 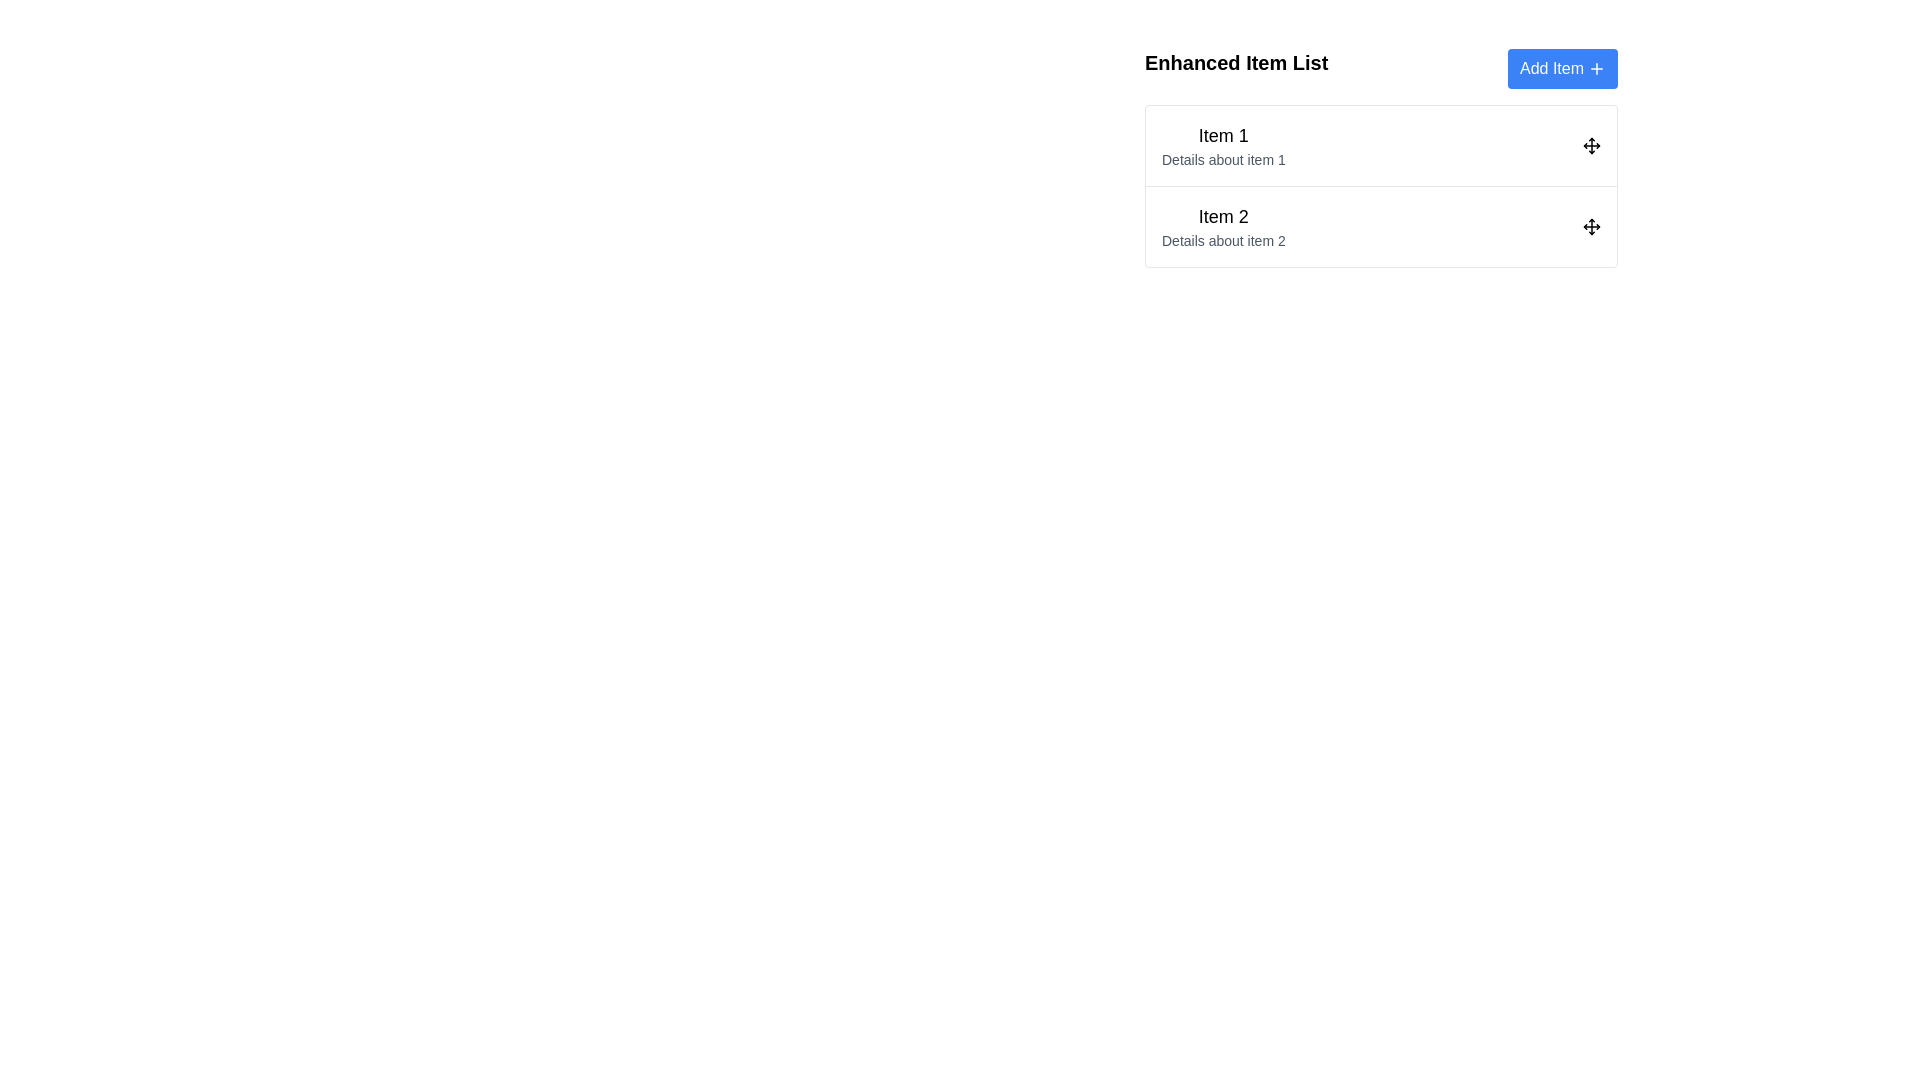 What do you see at coordinates (1222, 226) in the screenshot?
I see `the second item in the 'Enhanced Item List' that provides details about 'Item 2'` at bounding box center [1222, 226].